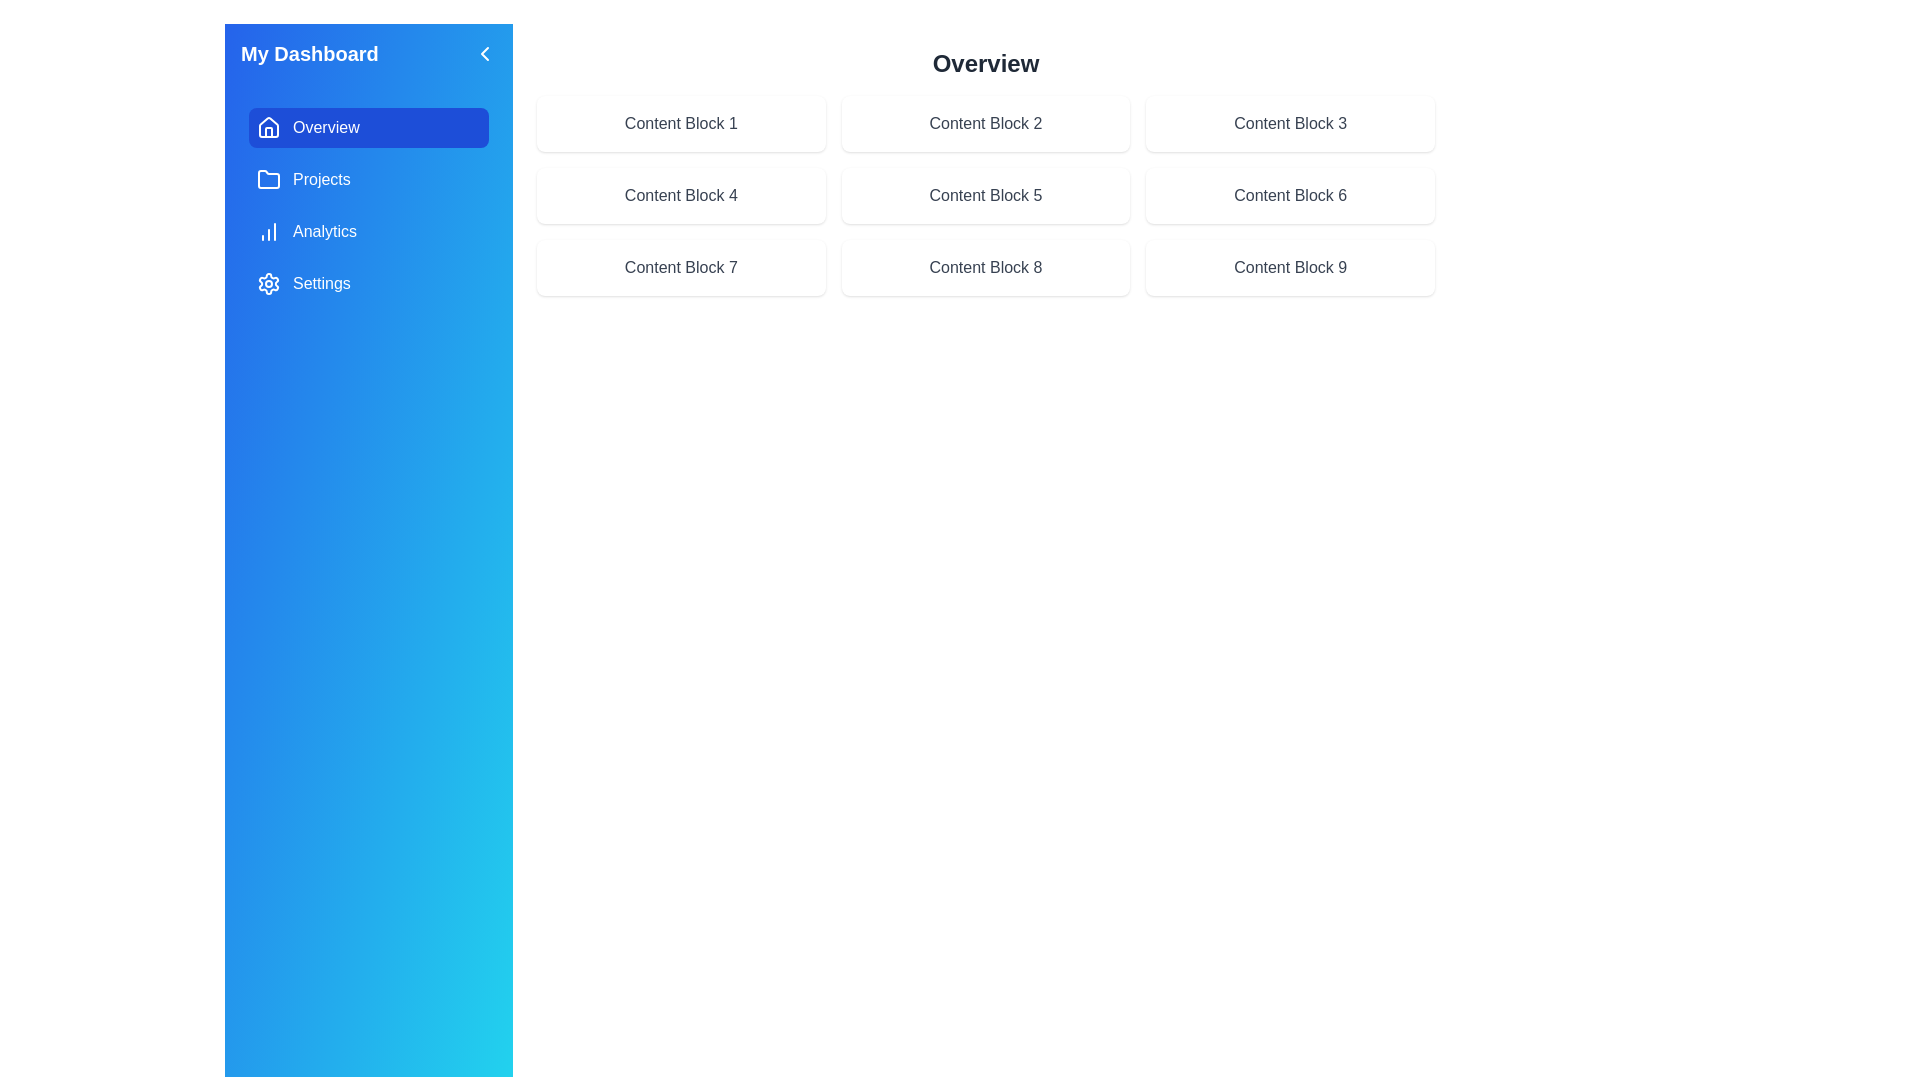 This screenshot has width=1920, height=1080. What do you see at coordinates (369, 230) in the screenshot?
I see `the menu item Analytics in the sidebar` at bounding box center [369, 230].